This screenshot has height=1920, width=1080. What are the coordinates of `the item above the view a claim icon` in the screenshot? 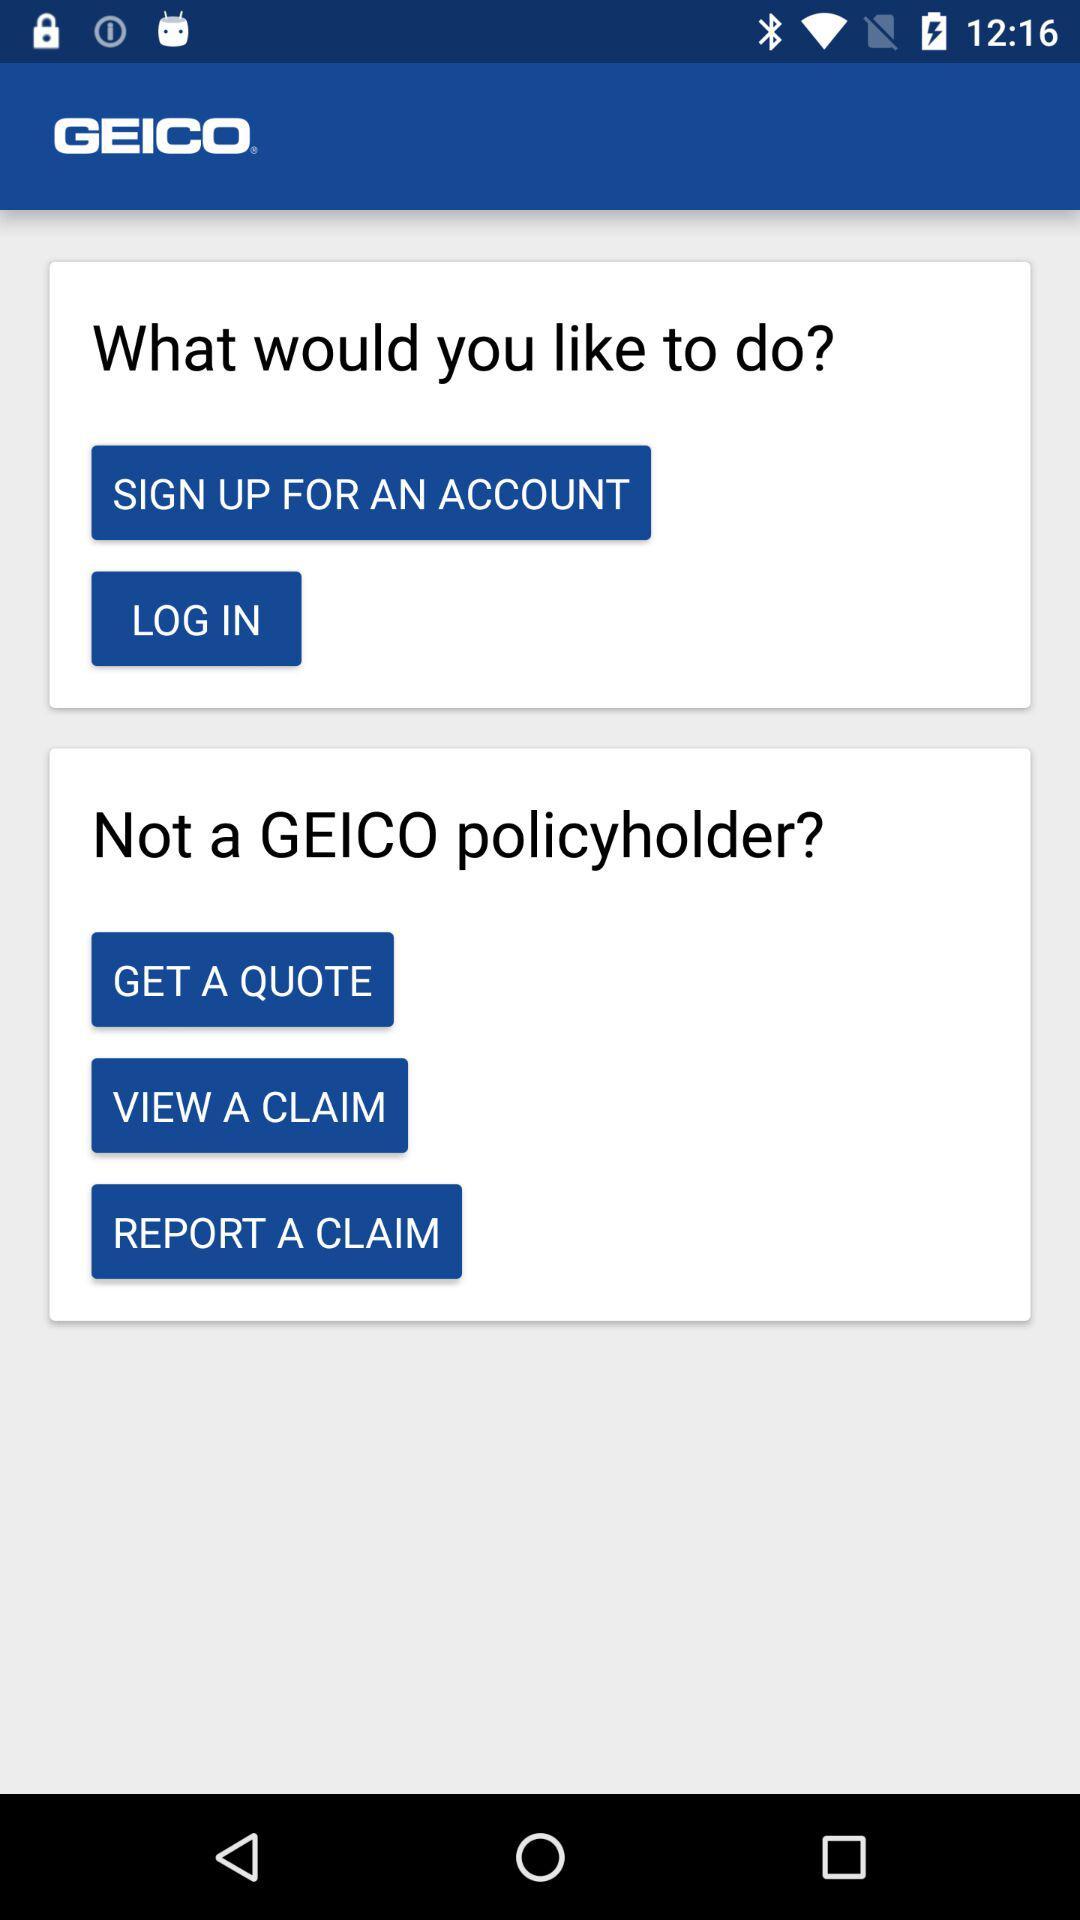 It's located at (241, 979).